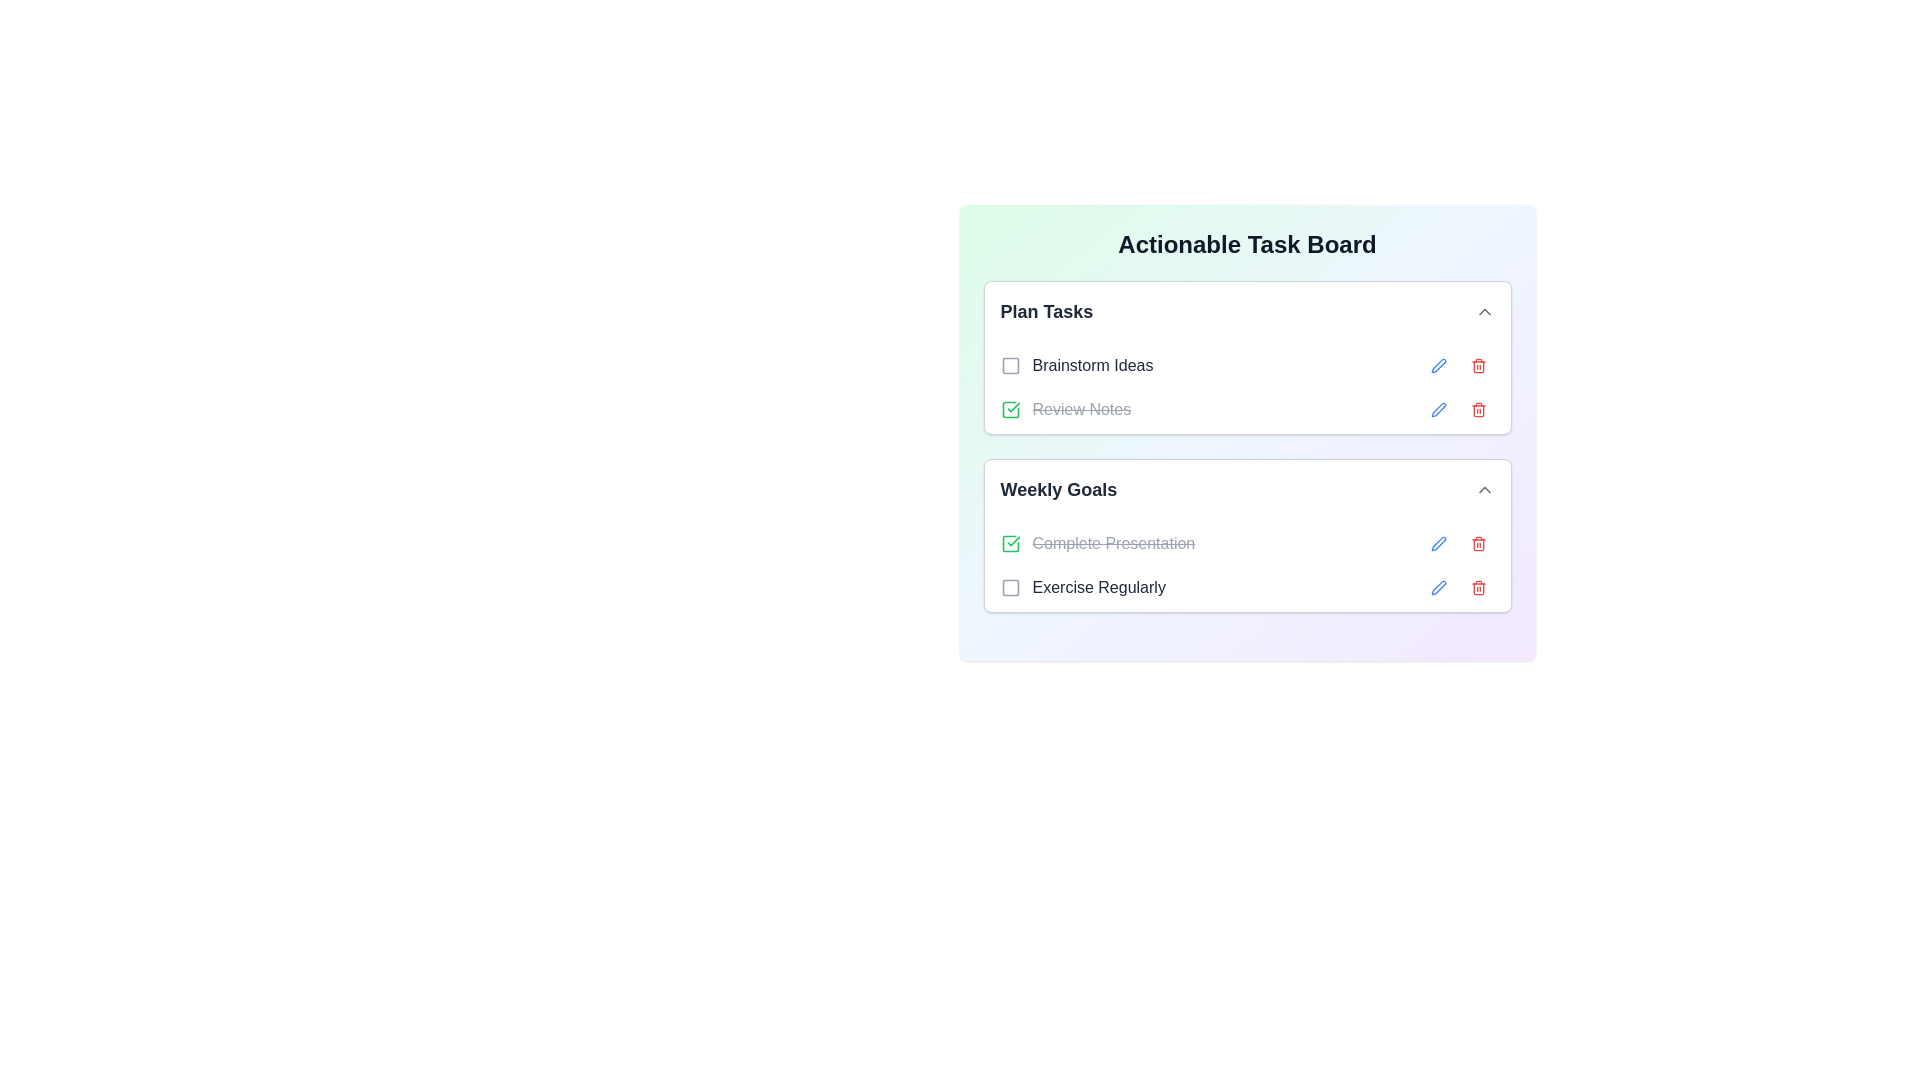  What do you see at coordinates (1437, 586) in the screenshot?
I see `the pen nib icon located in the 'Weekly Goals' section, adjacent to the text 'Exercise Regularly', to open the editing interface` at bounding box center [1437, 586].